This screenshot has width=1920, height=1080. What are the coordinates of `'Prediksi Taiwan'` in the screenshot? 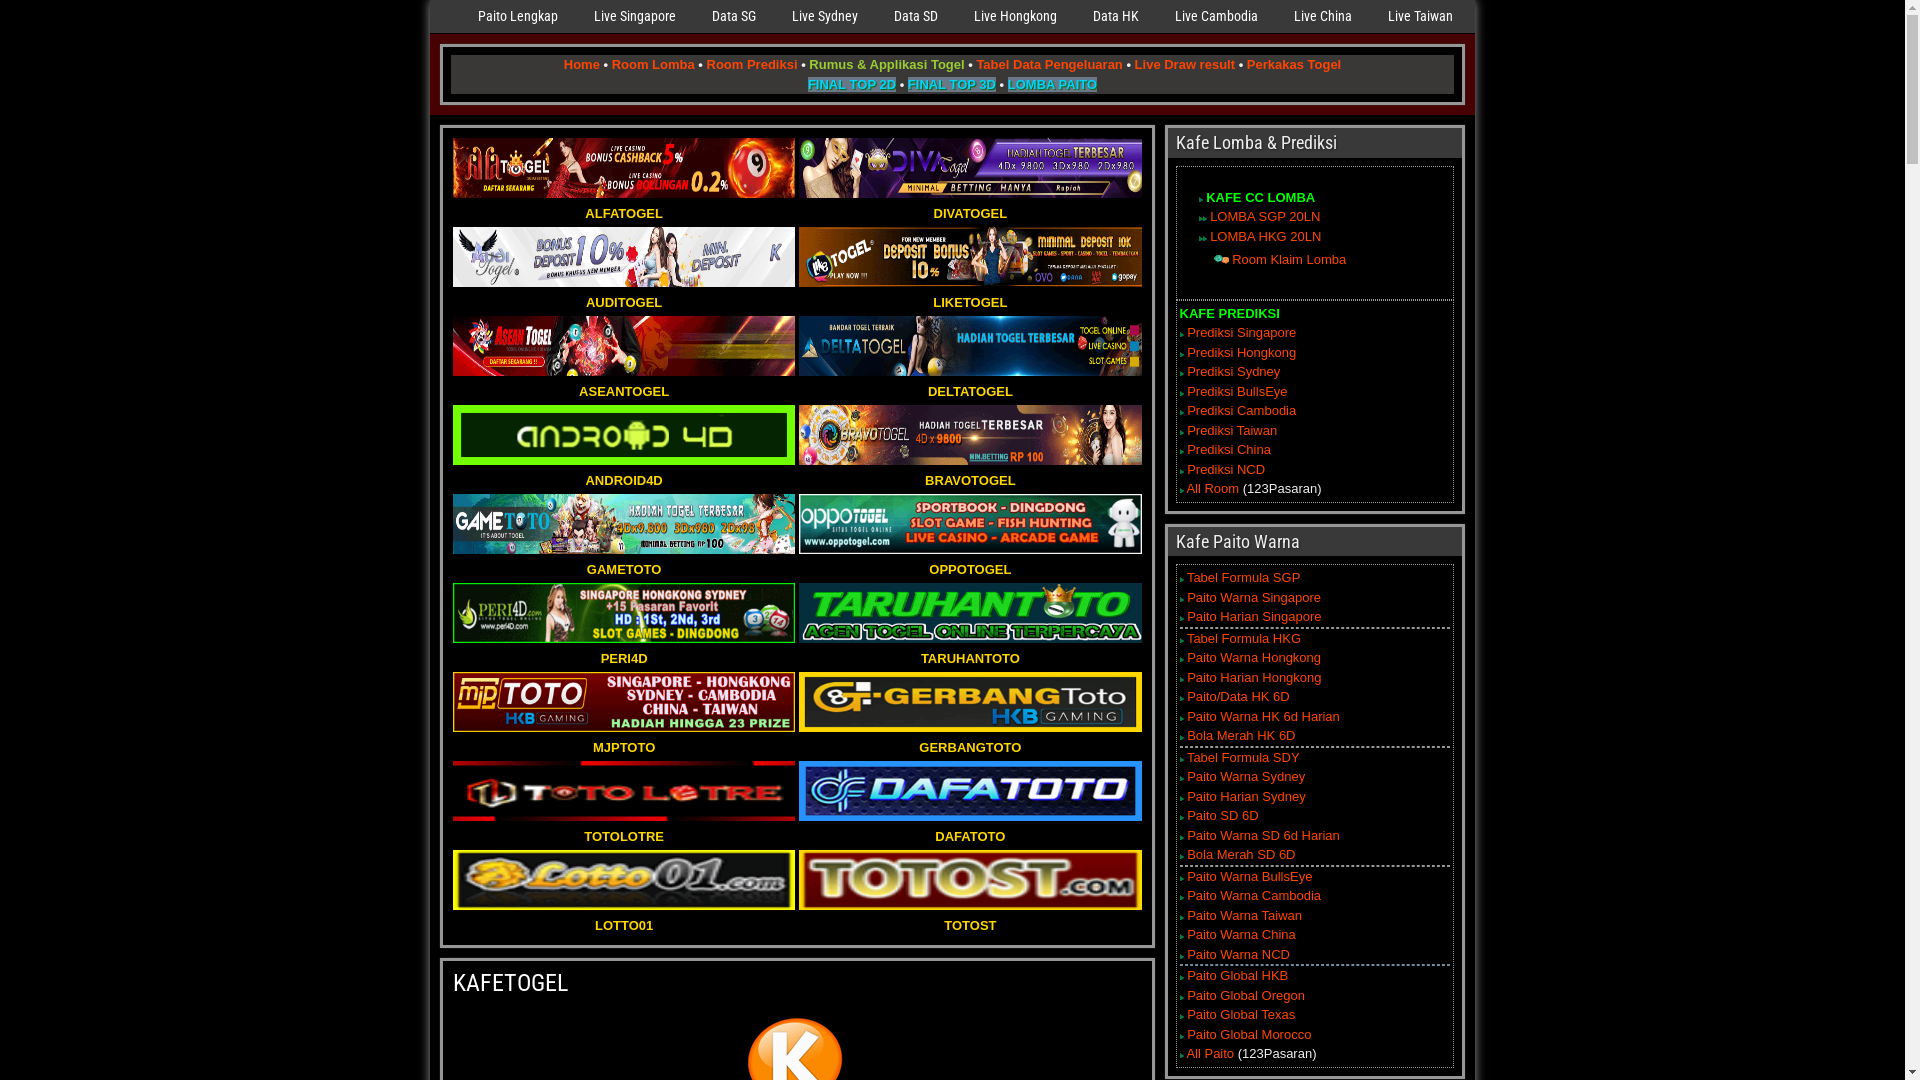 It's located at (1186, 429).